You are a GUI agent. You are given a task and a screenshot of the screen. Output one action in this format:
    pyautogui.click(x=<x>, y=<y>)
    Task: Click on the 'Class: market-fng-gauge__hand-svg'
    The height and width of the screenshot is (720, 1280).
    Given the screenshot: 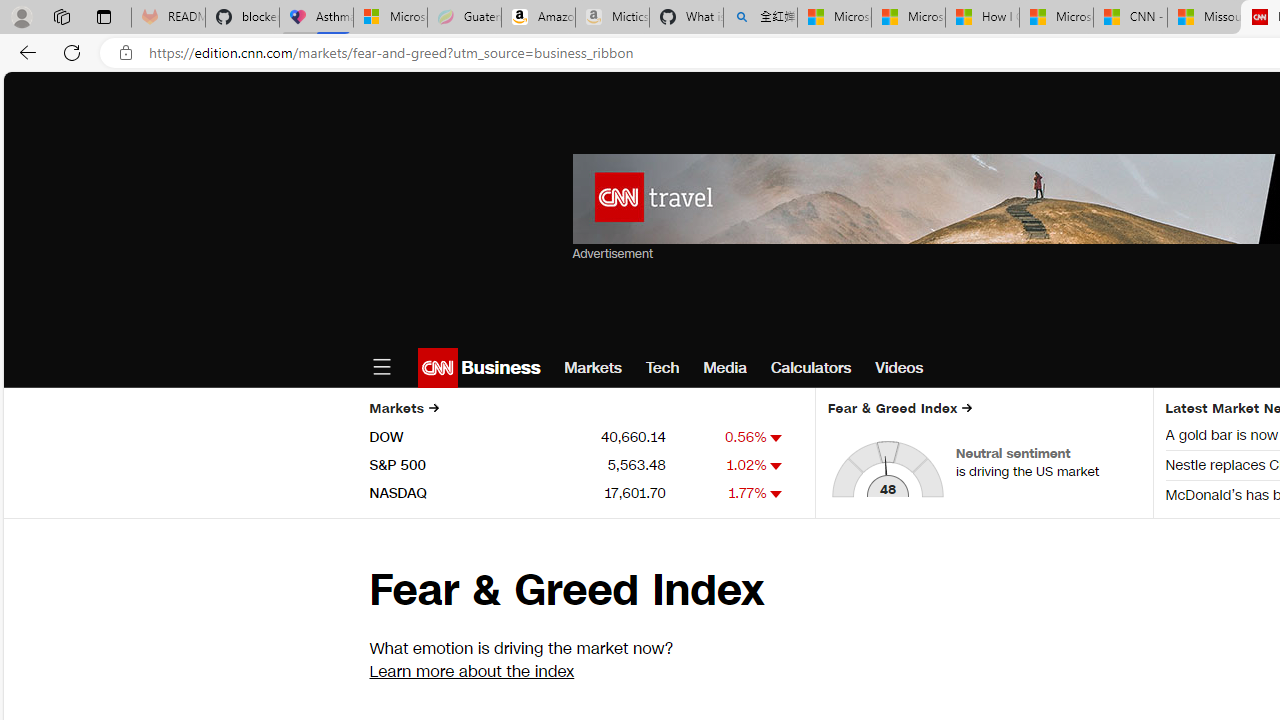 What is the action you would take?
    pyautogui.click(x=885, y=475)
    